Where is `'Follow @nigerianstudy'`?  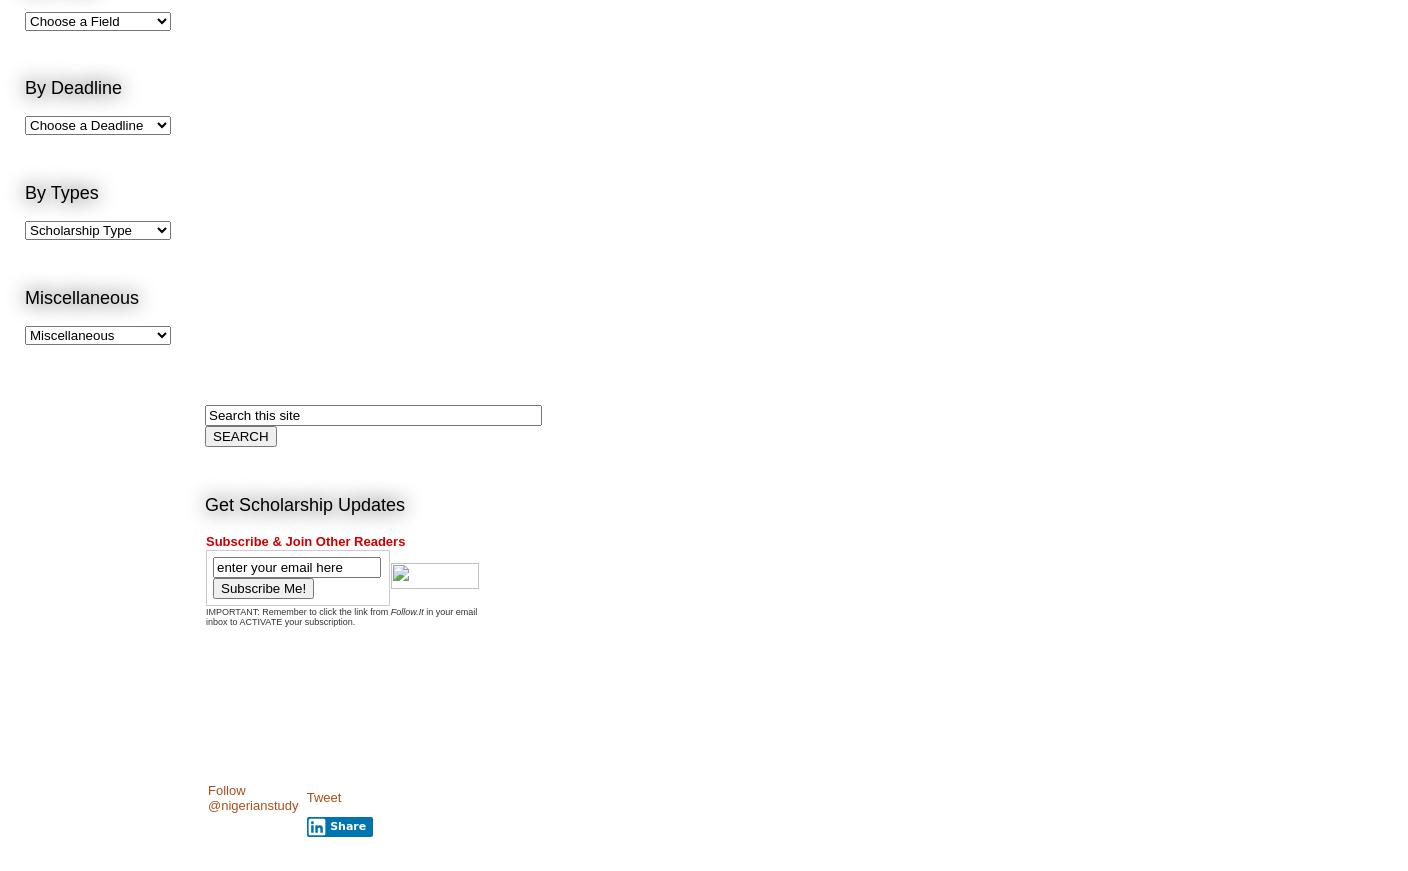 'Follow @nigerianstudy' is located at coordinates (206, 796).